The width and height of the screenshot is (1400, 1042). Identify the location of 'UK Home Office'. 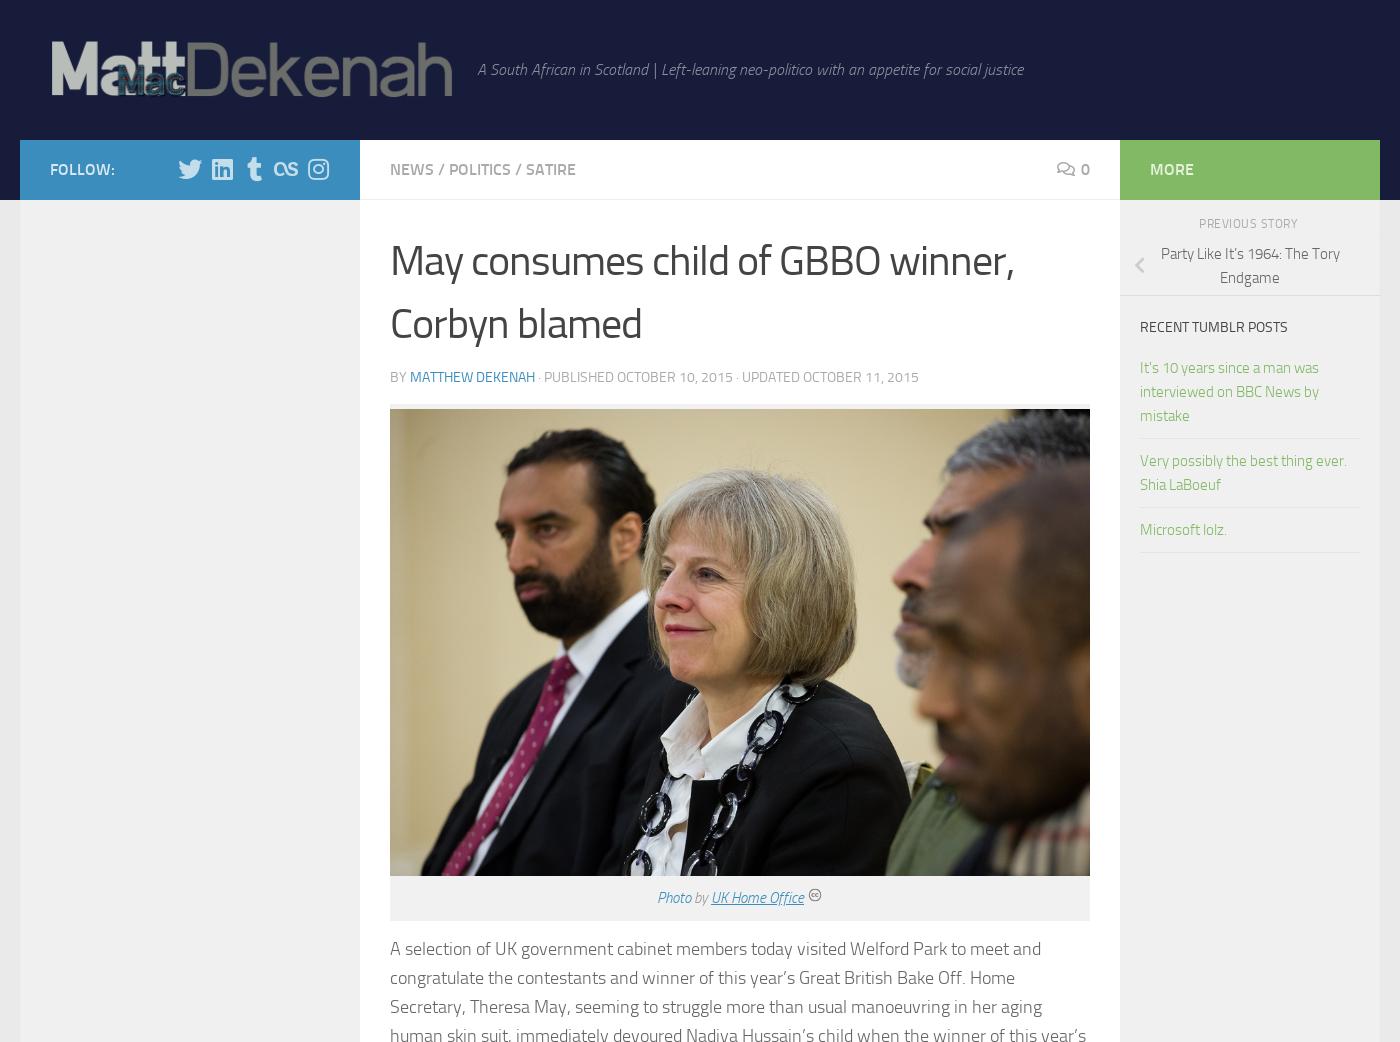
(757, 896).